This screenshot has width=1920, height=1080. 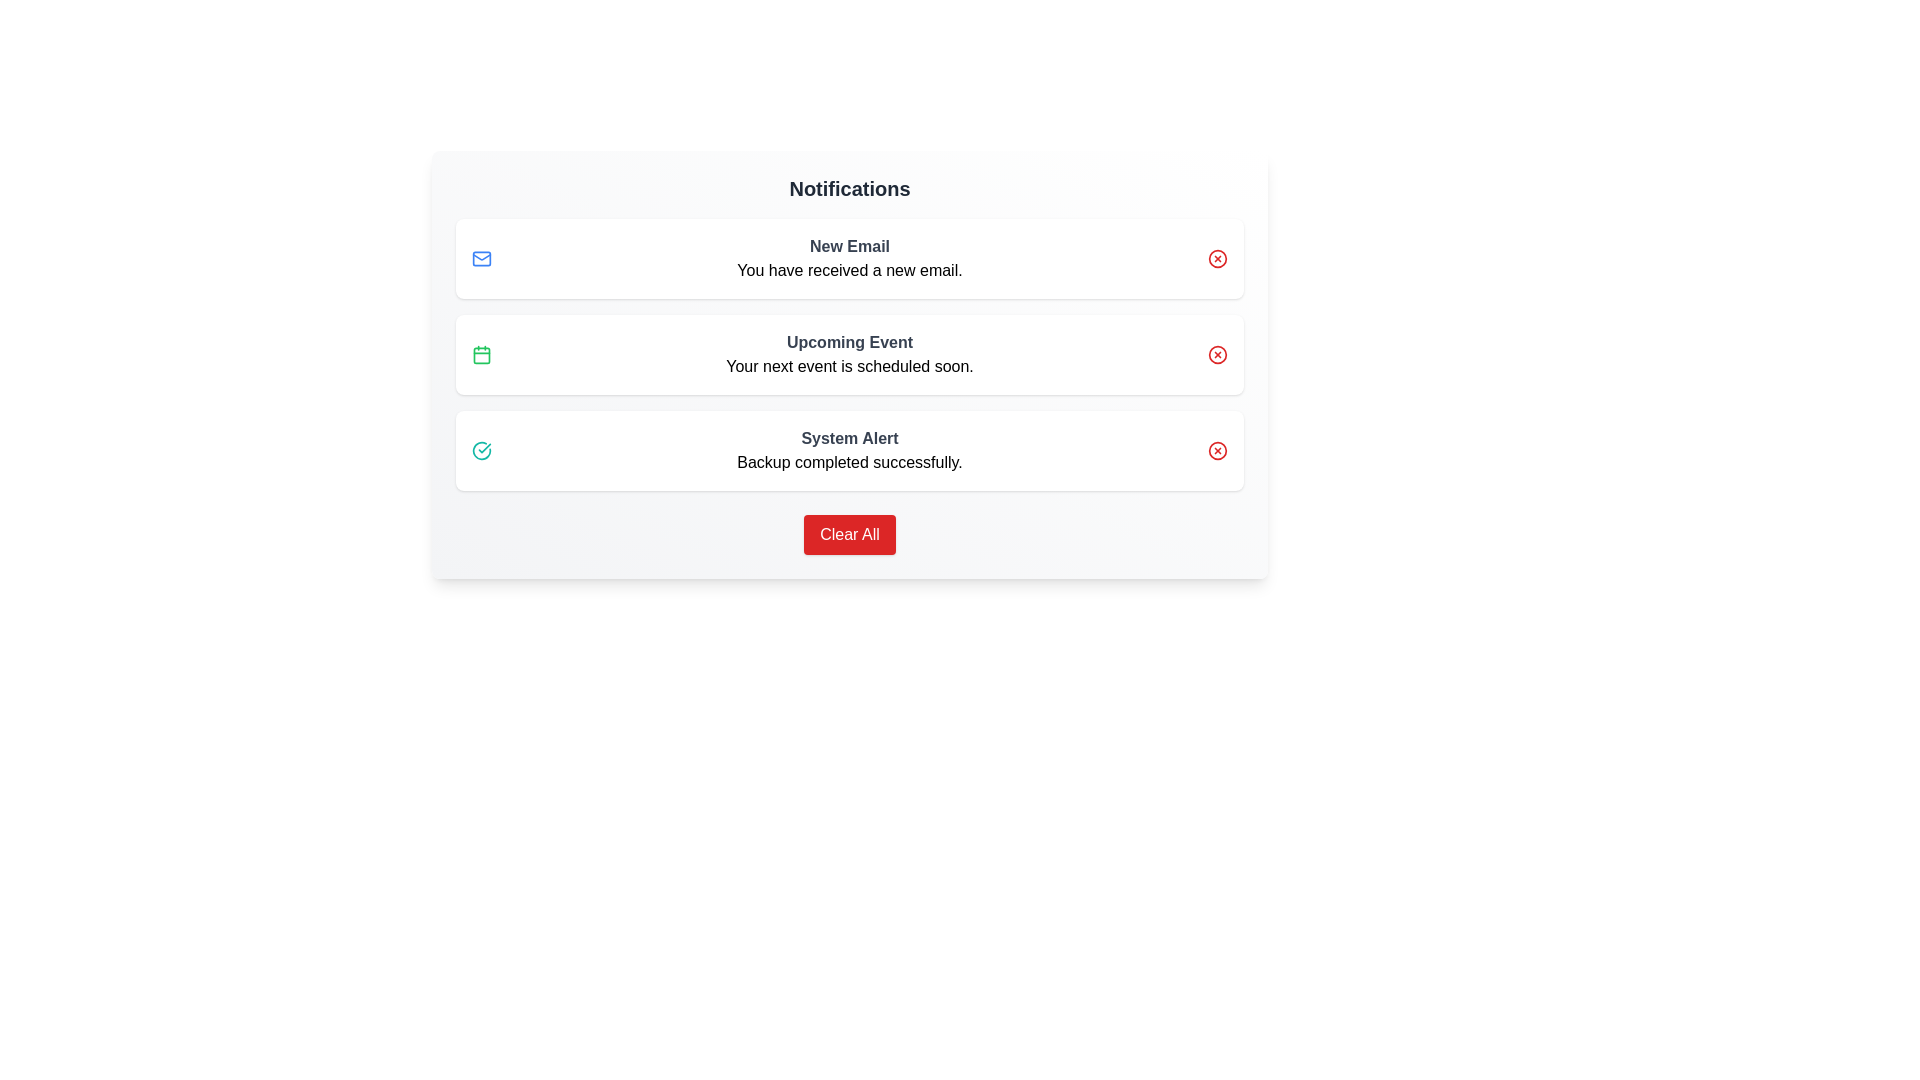 What do you see at coordinates (481, 257) in the screenshot?
I see `the blue mail icon depicted as an envelope, located at the leftmost end of the 'New Email' notification card` at bounding box center [481, 257].